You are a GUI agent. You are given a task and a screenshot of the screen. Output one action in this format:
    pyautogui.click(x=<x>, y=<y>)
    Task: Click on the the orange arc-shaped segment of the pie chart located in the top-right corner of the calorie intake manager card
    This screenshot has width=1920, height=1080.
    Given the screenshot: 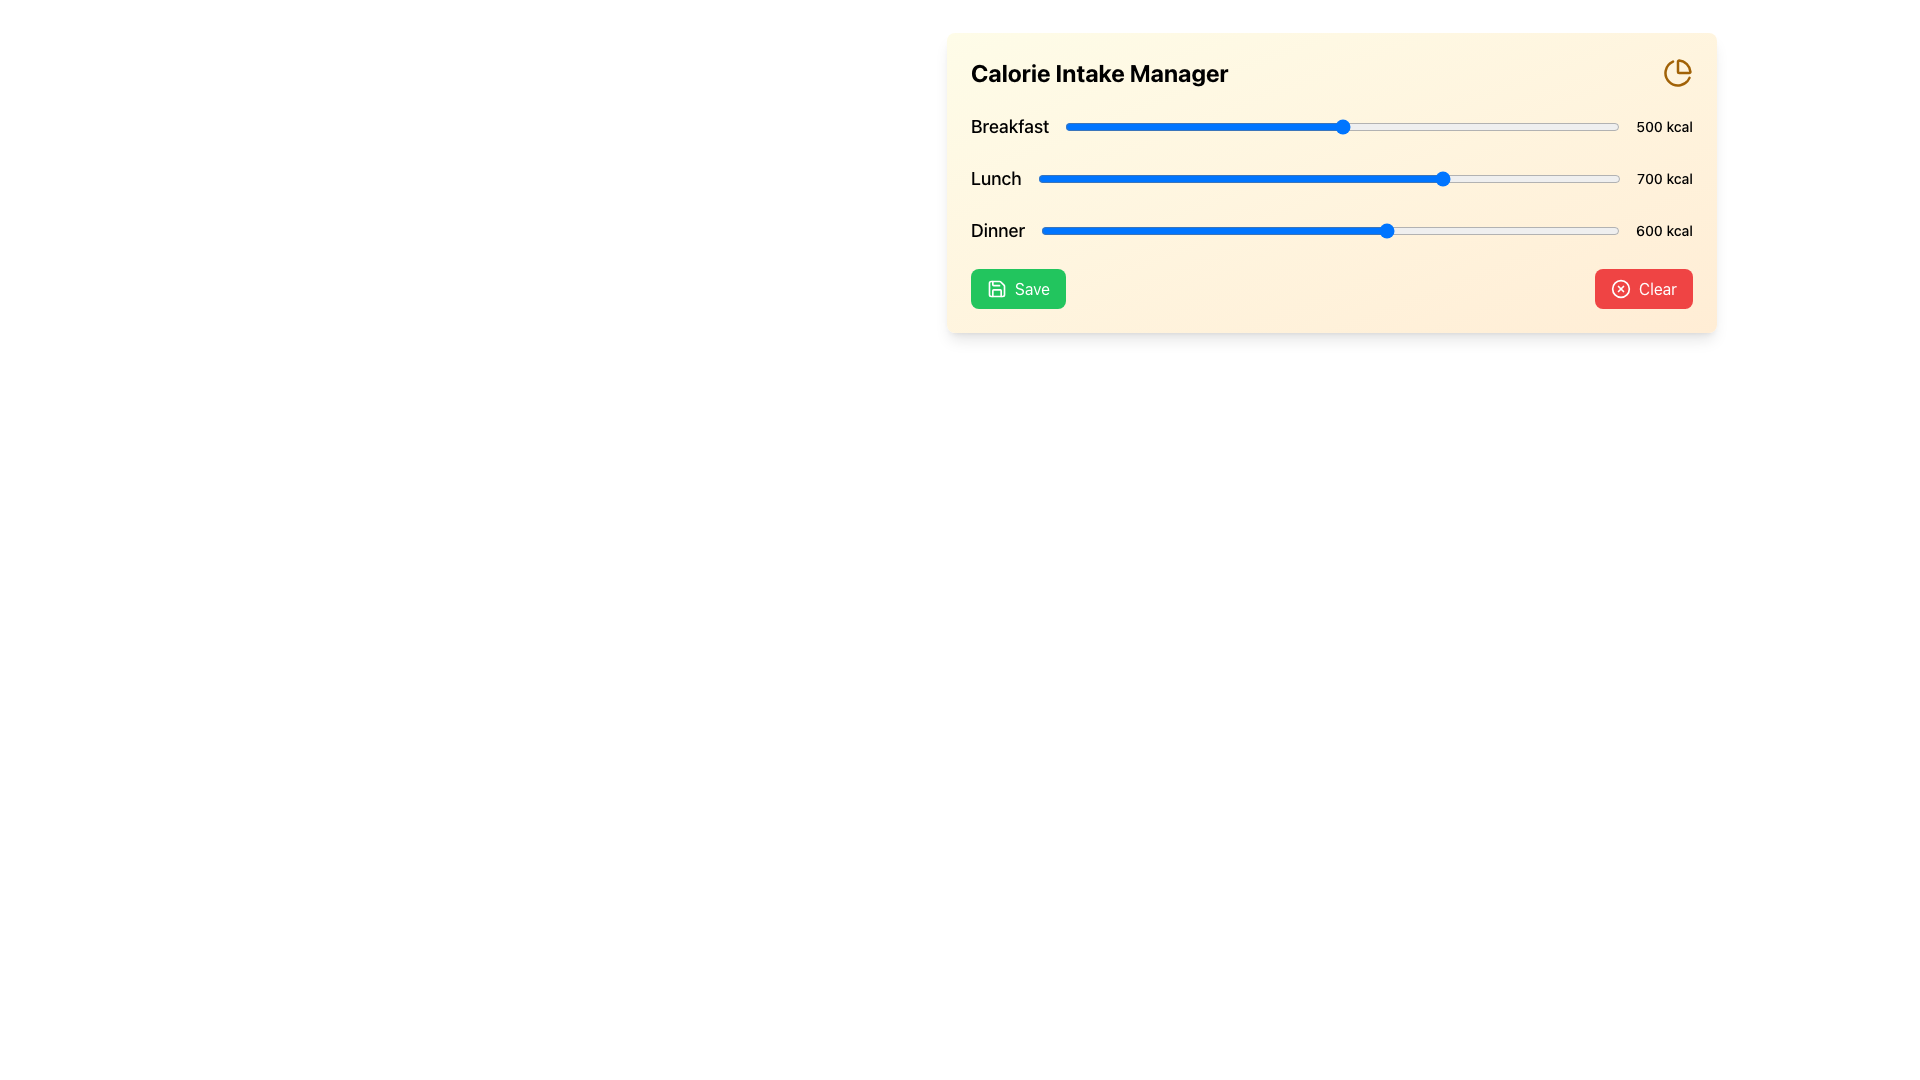 What is the action you would take?
    pyautogui.click(x=1677, y=72)
    